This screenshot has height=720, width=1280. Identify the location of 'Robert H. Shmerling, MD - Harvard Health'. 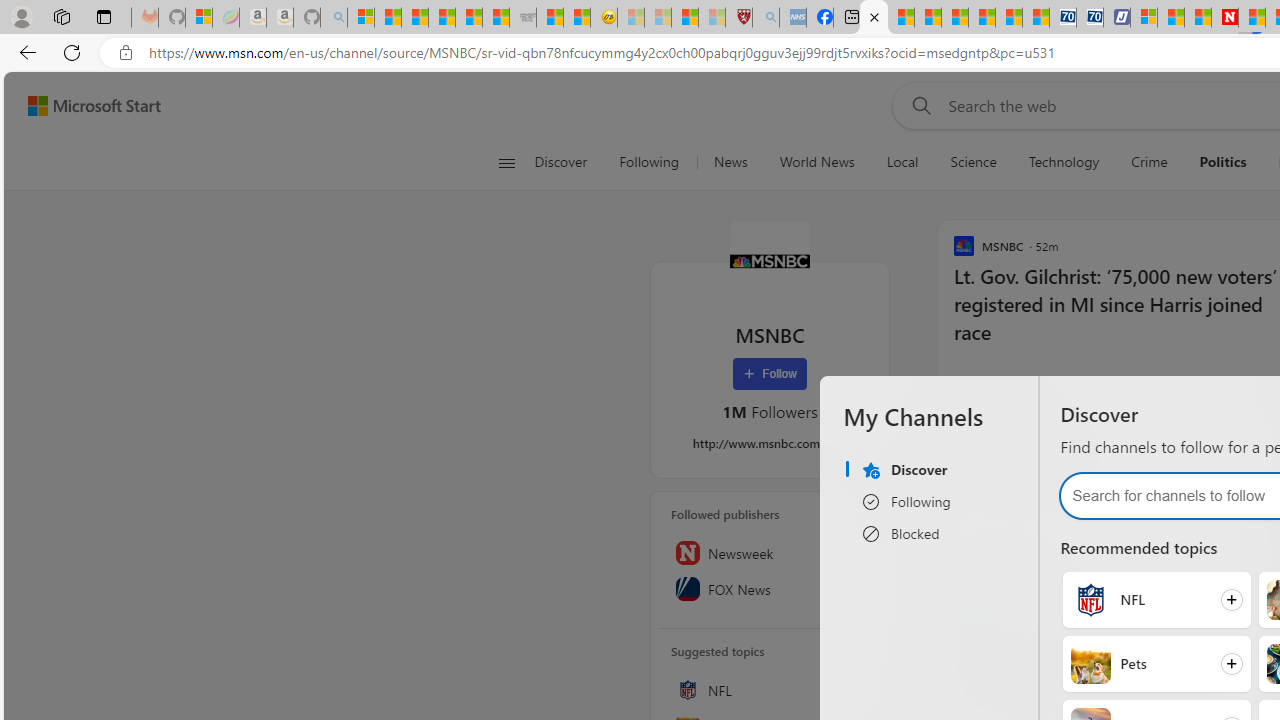
(738, 17).